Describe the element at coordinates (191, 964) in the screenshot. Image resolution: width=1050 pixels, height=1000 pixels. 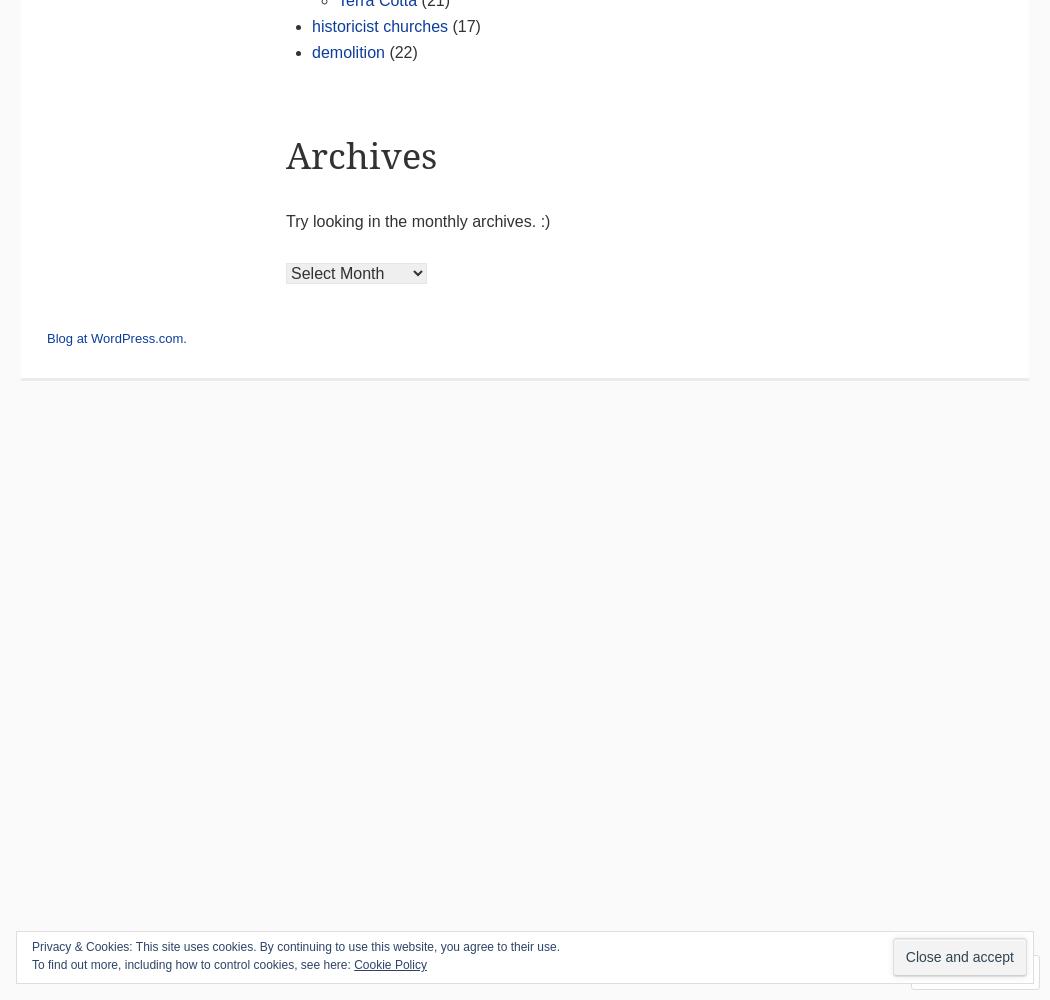
I see `'To find out more, including how to control cookies, see here:'` at that location.